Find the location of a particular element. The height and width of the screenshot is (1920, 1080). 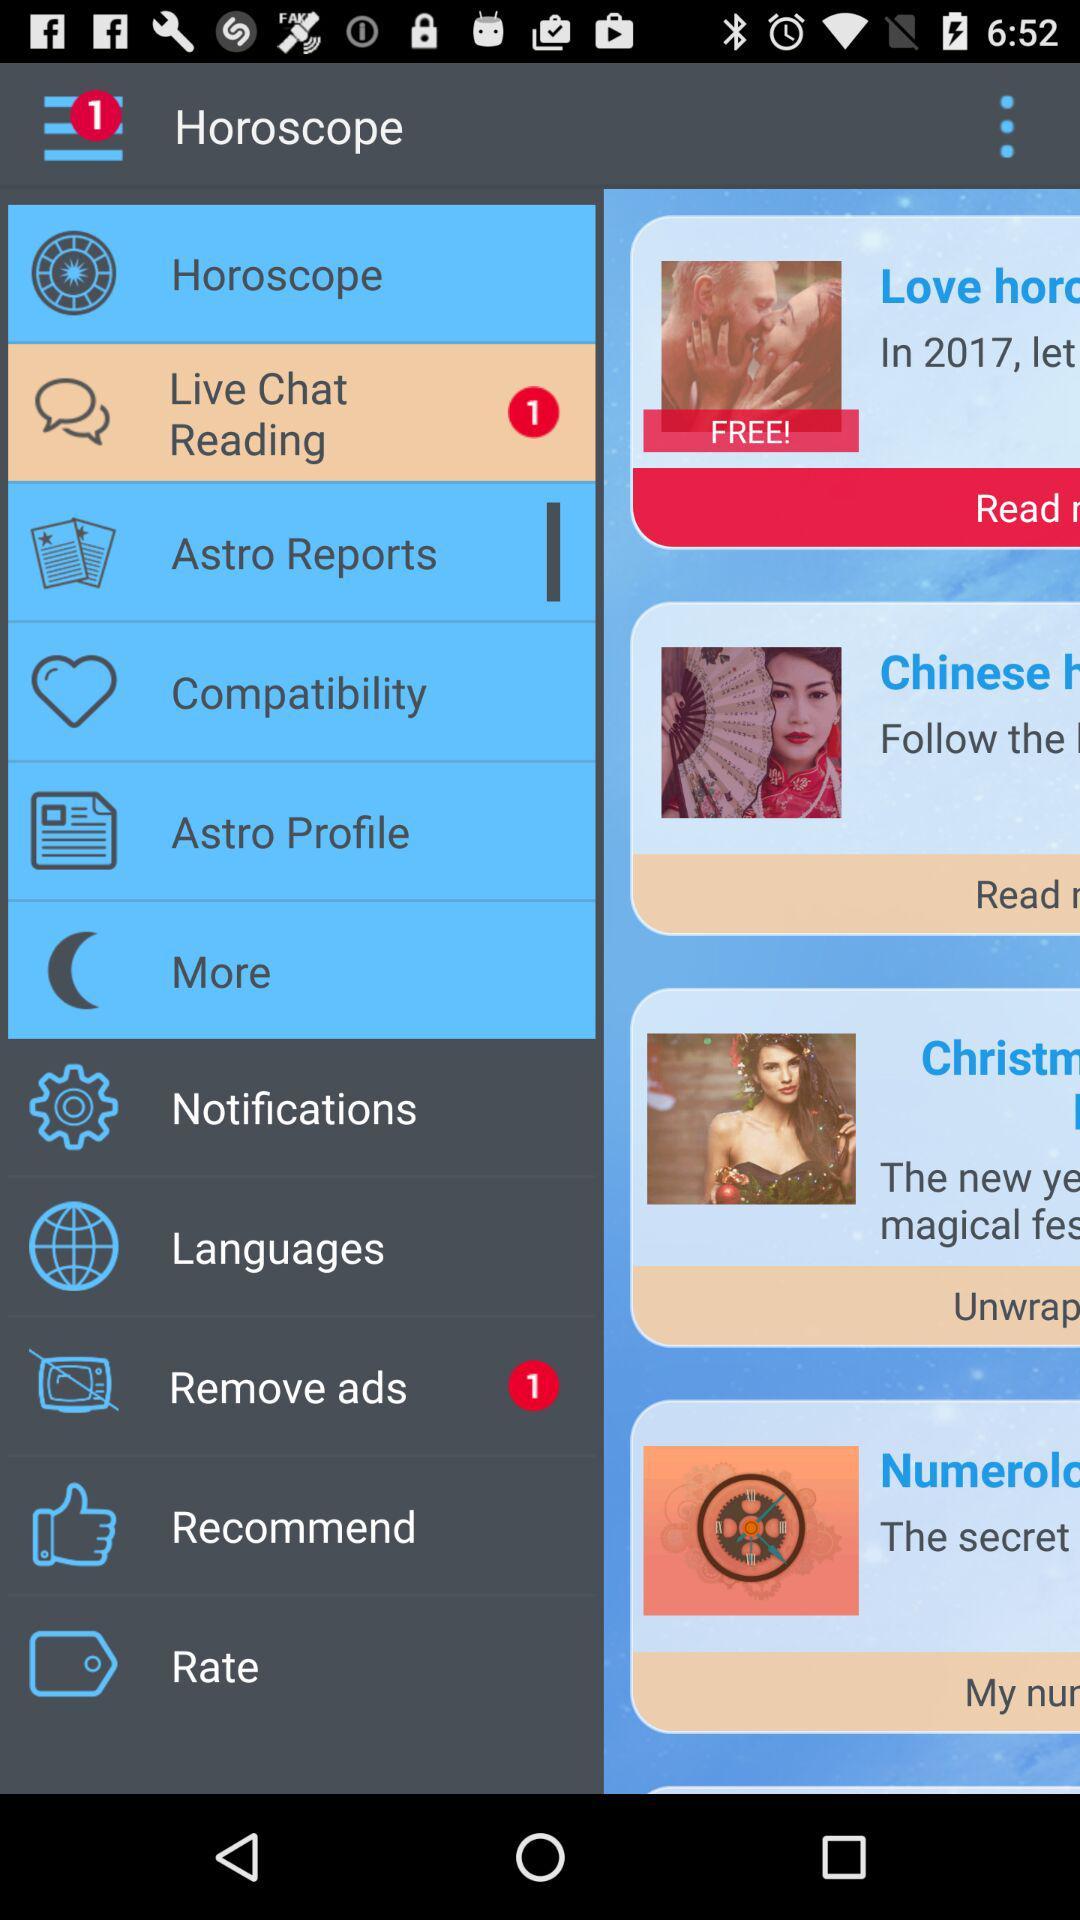

the the secret code item is located at coordinates (978, 1533).